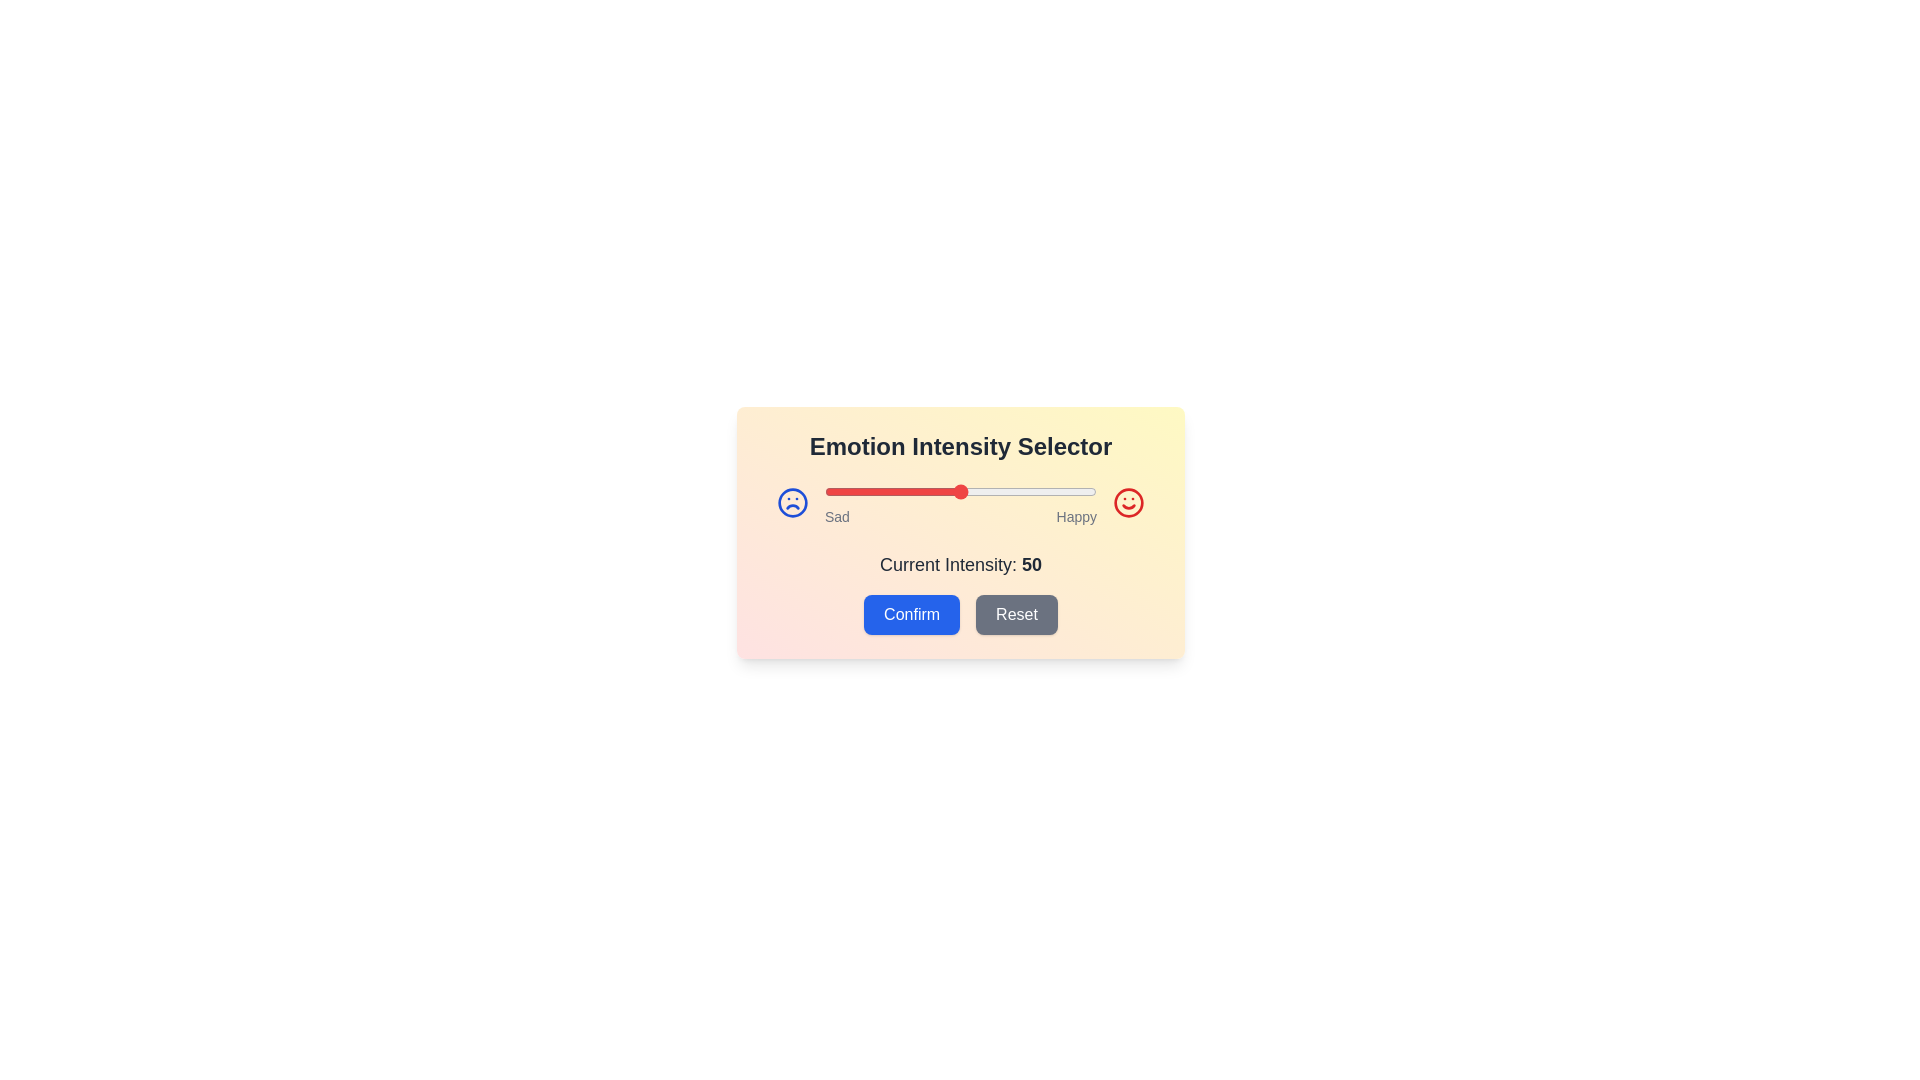  What do you see at coordinates (1017, 613) in the screenshot?
I see `Reset button to revert the intensity to the default value` at bounding box center [1017, 613].